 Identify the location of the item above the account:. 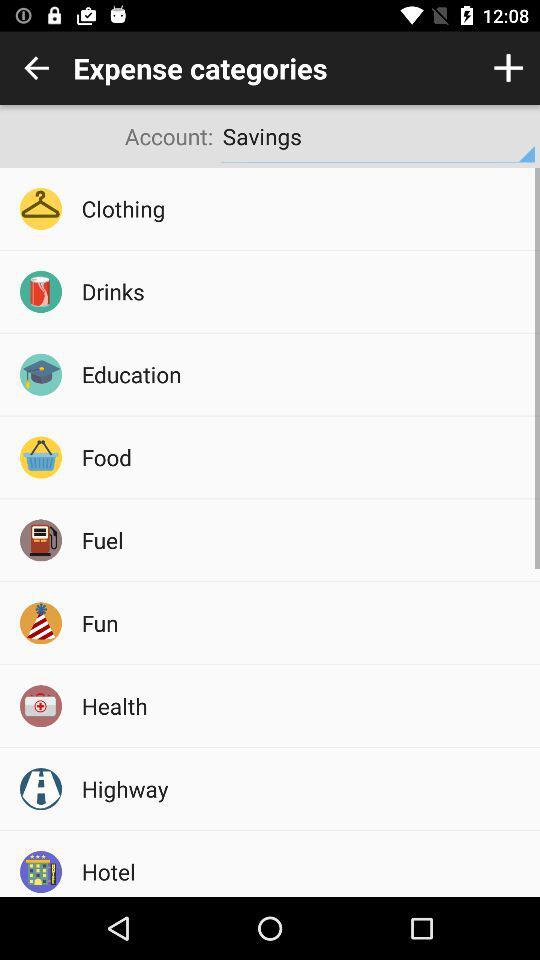
(36, 68).